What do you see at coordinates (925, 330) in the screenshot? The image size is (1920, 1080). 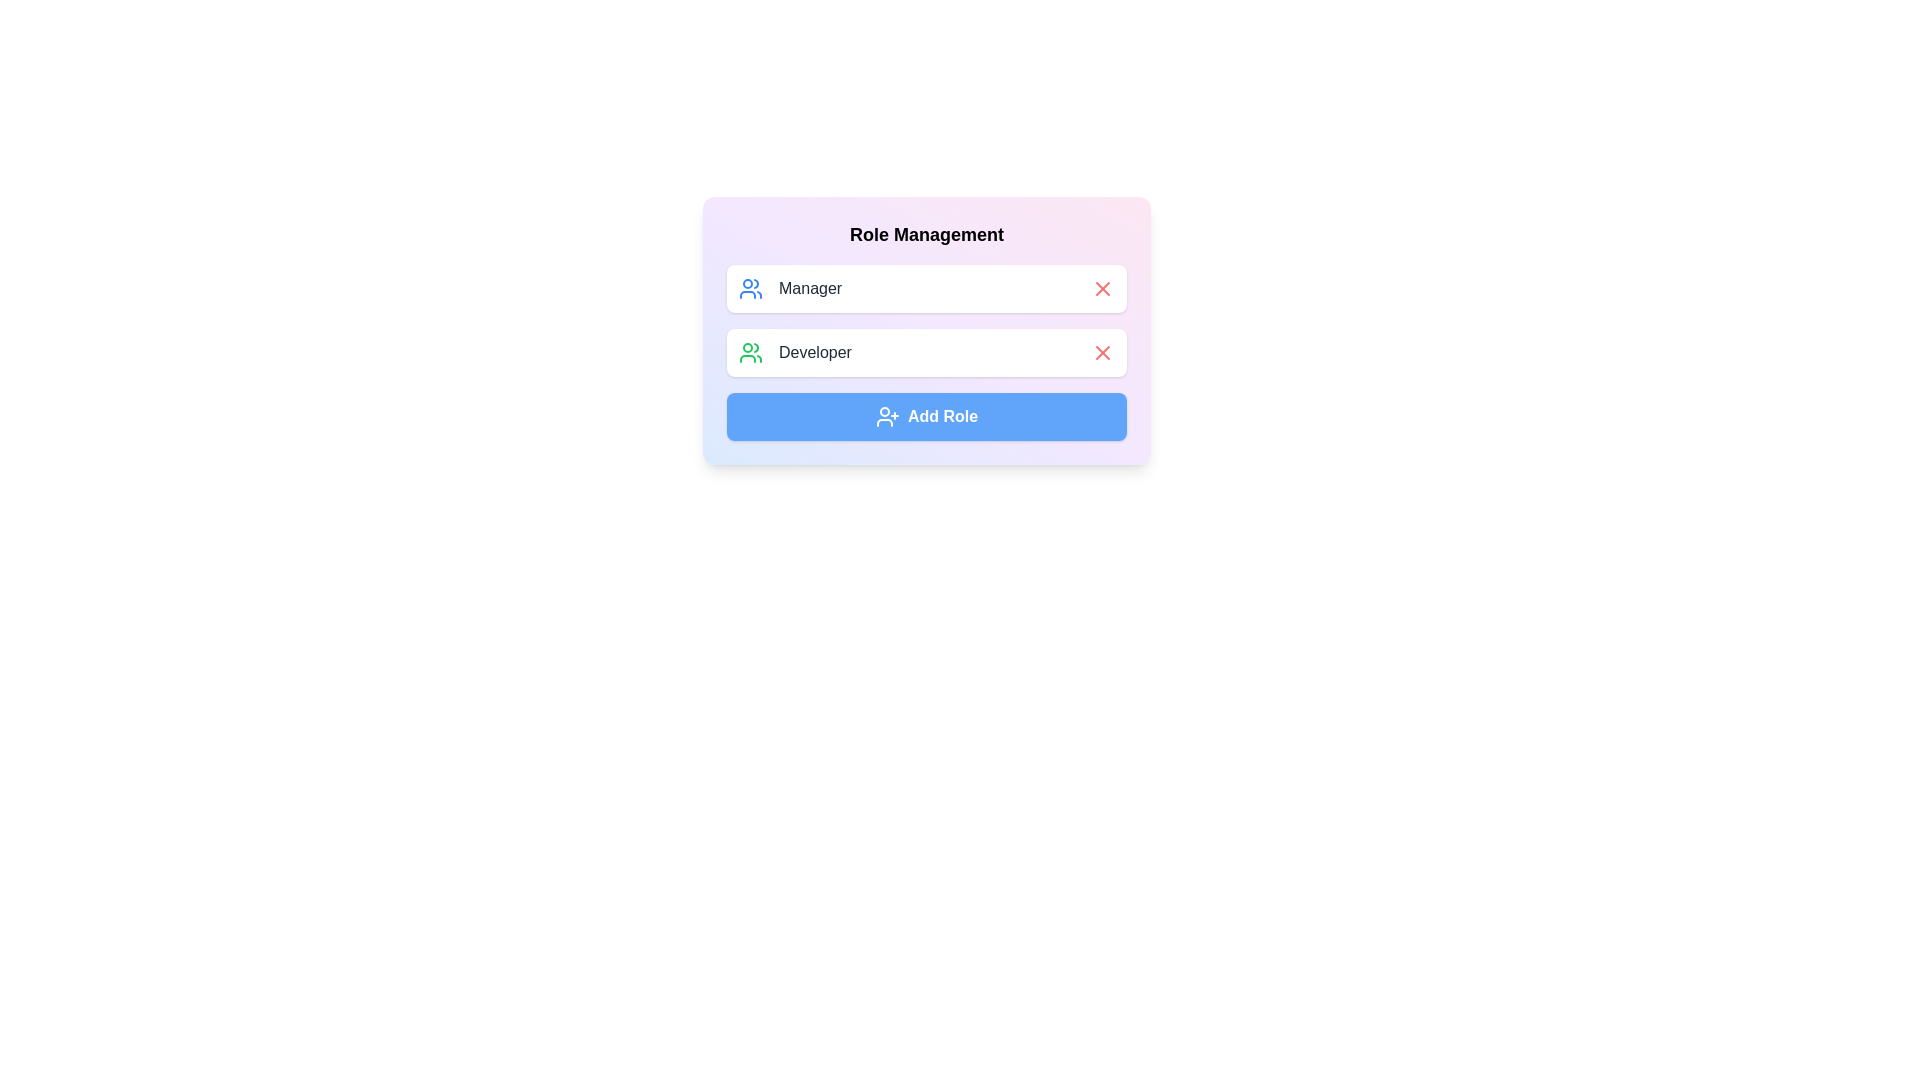 I see `the background of the component to test for focus or click effects` at bounding box center [925, 330].